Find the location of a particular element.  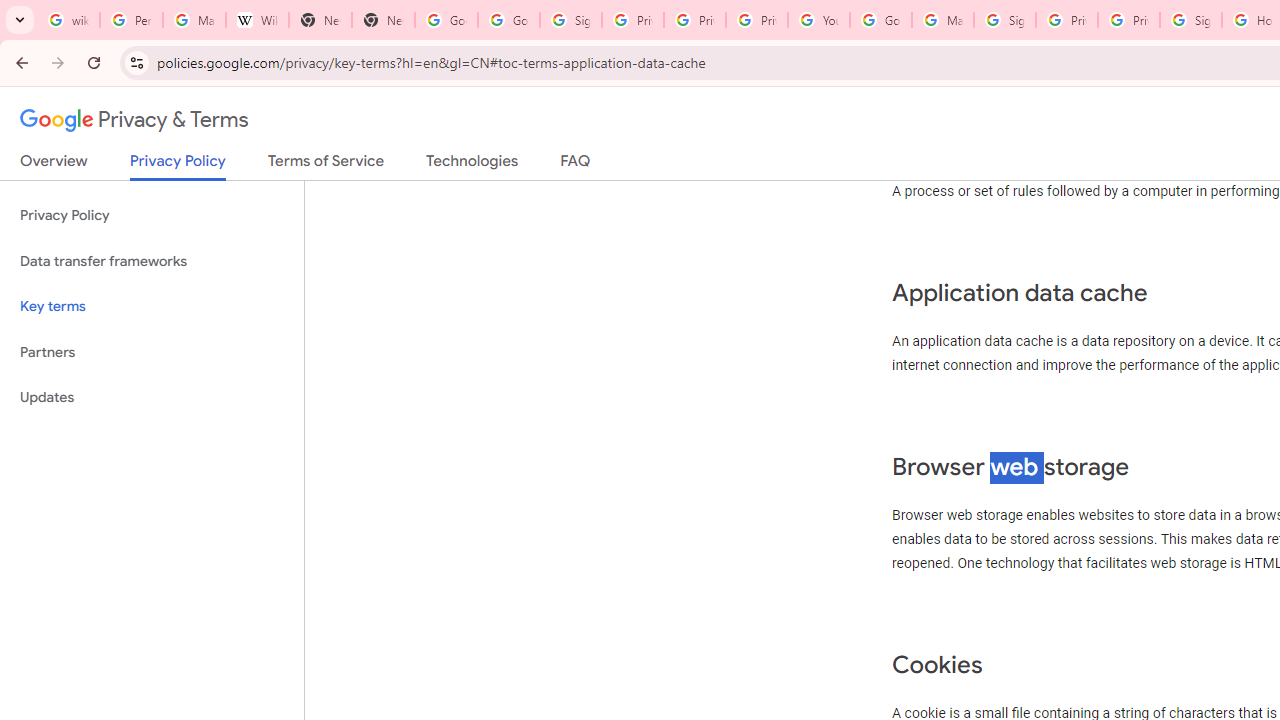

'Personalization & Google Search results - Google Search Help' is located at coordinates (130, 20).